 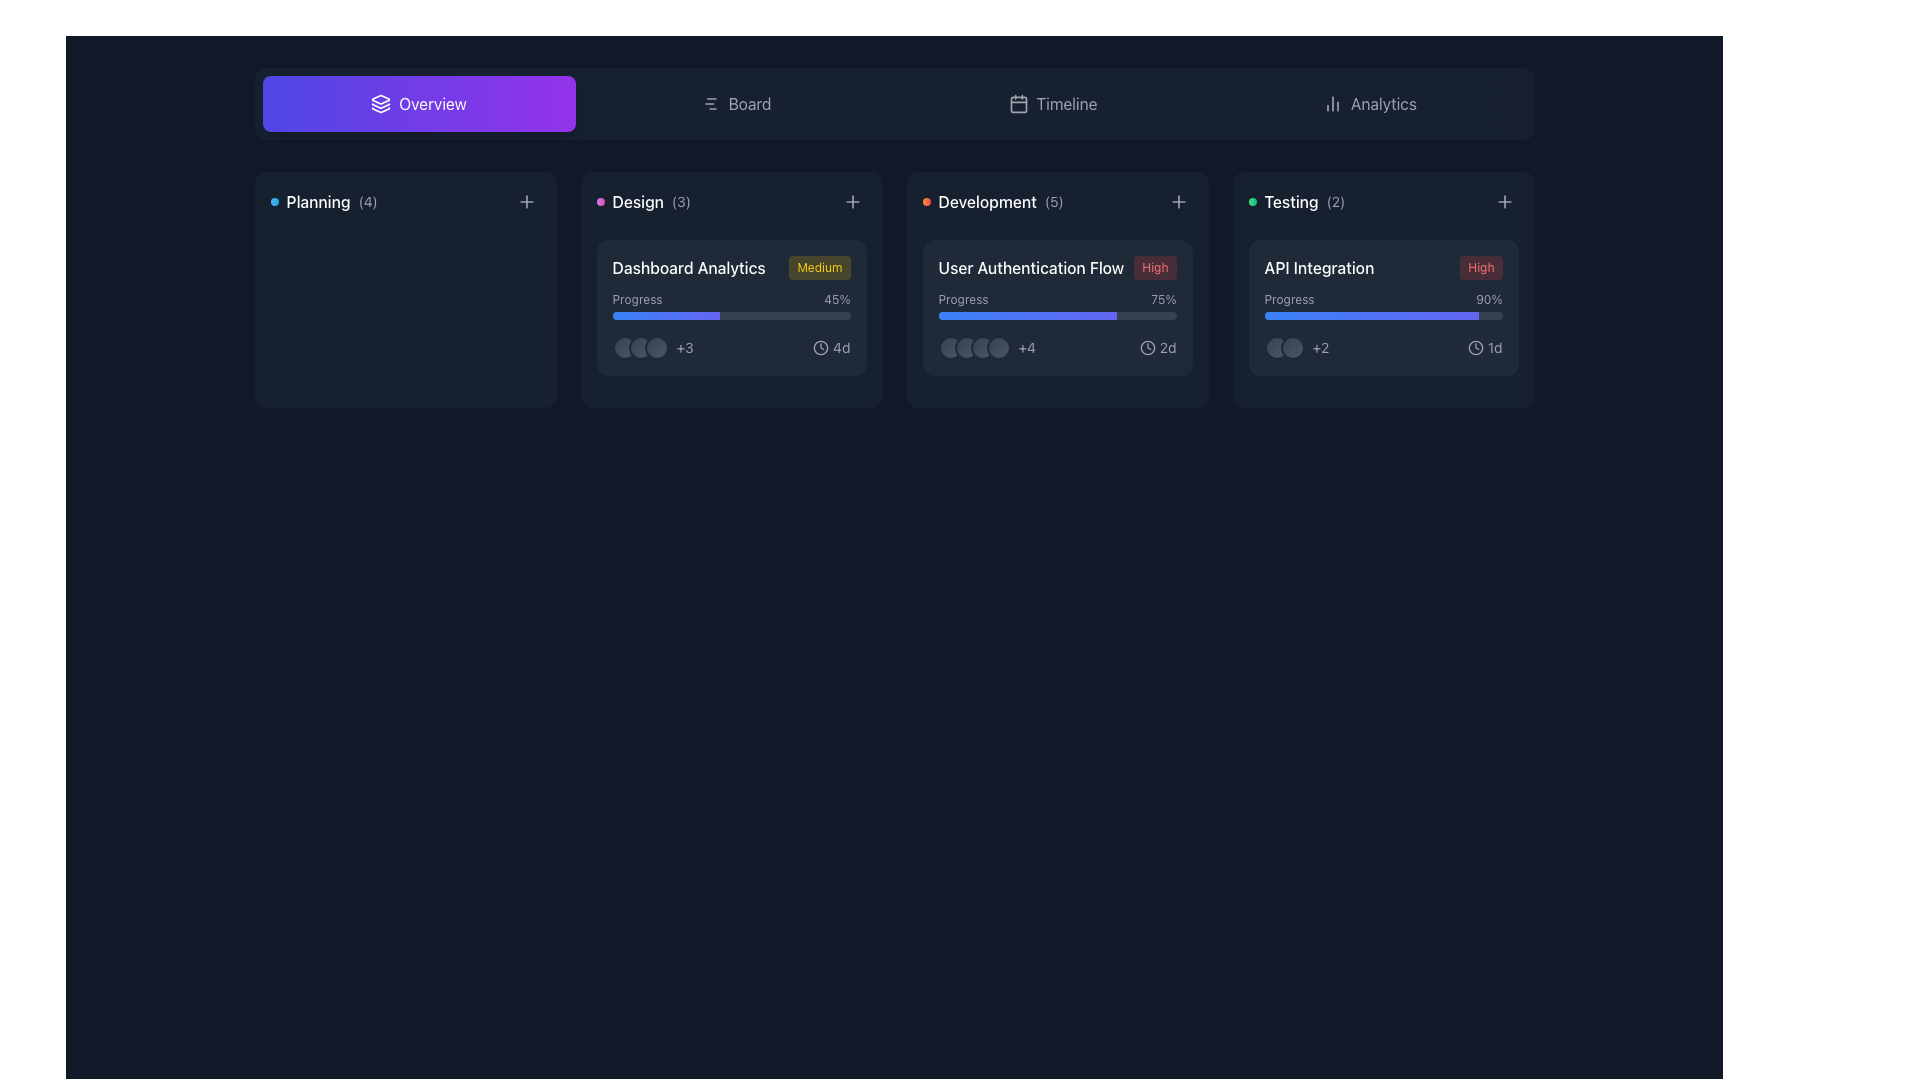 I want to click on the clock icon with a circular border located inside the 'User Authentication Flow' card in the 'Development' column, positioned to the left of the text '2d', so click(x=1147, y=346).